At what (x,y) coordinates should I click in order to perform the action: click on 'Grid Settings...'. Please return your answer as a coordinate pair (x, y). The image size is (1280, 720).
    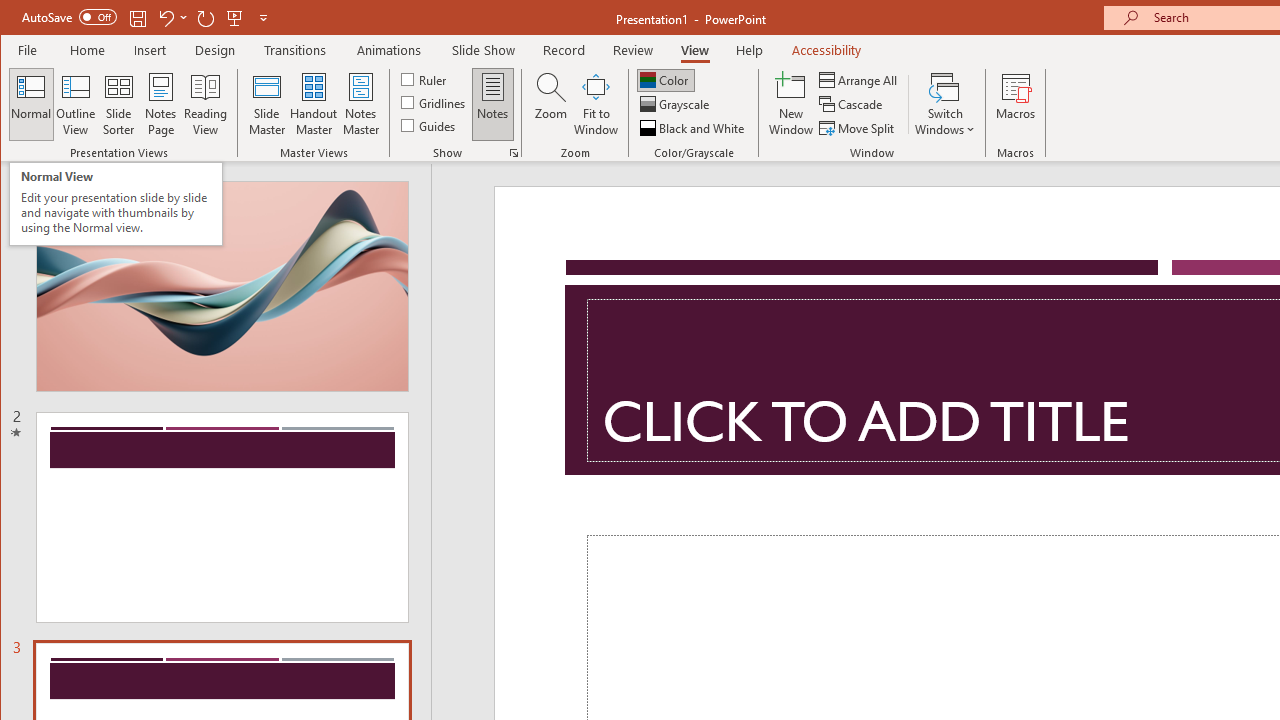
    Looking at the image, I should click on (513, 152).